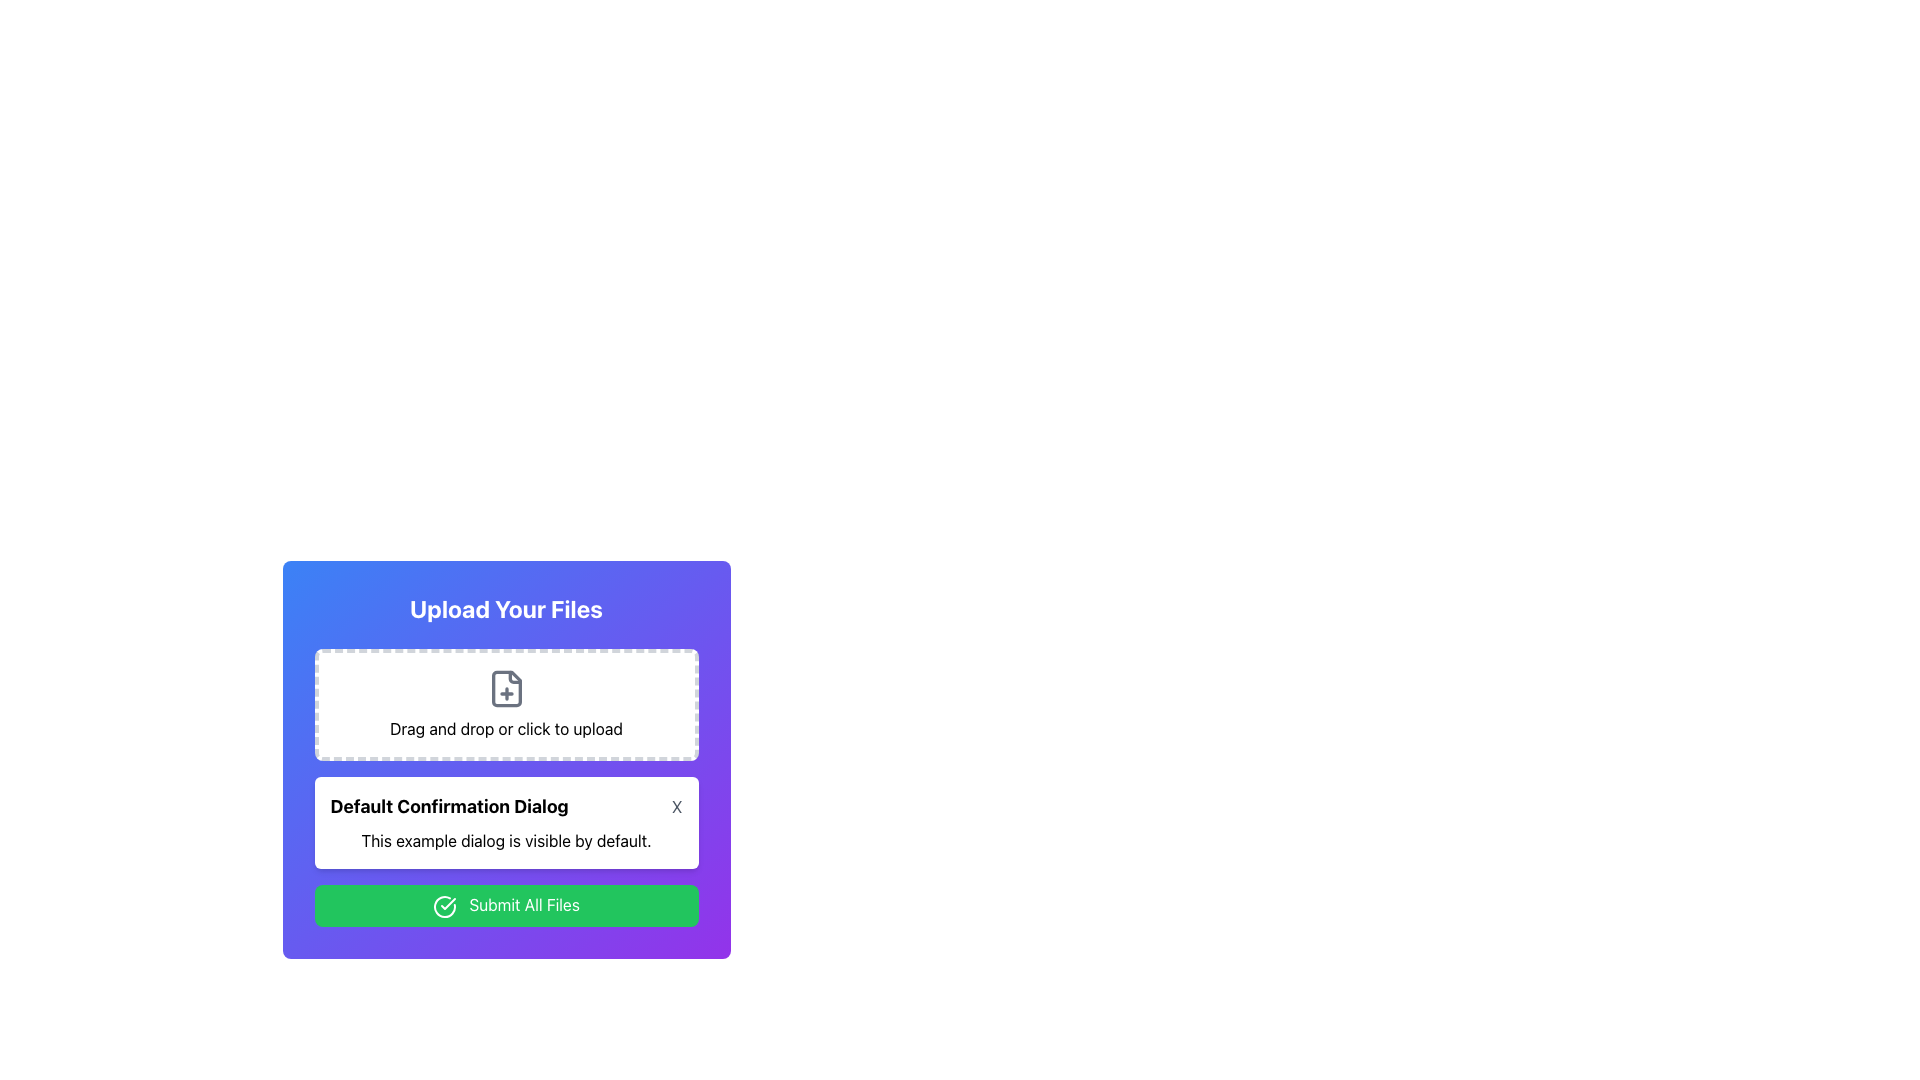 The image size is (1920, 1080). Describe the element at coordinates (444, 906) in the screenshot. I see `the green circular icon with a checkmark located to the left of the 'Submit All Files' button` at that location.